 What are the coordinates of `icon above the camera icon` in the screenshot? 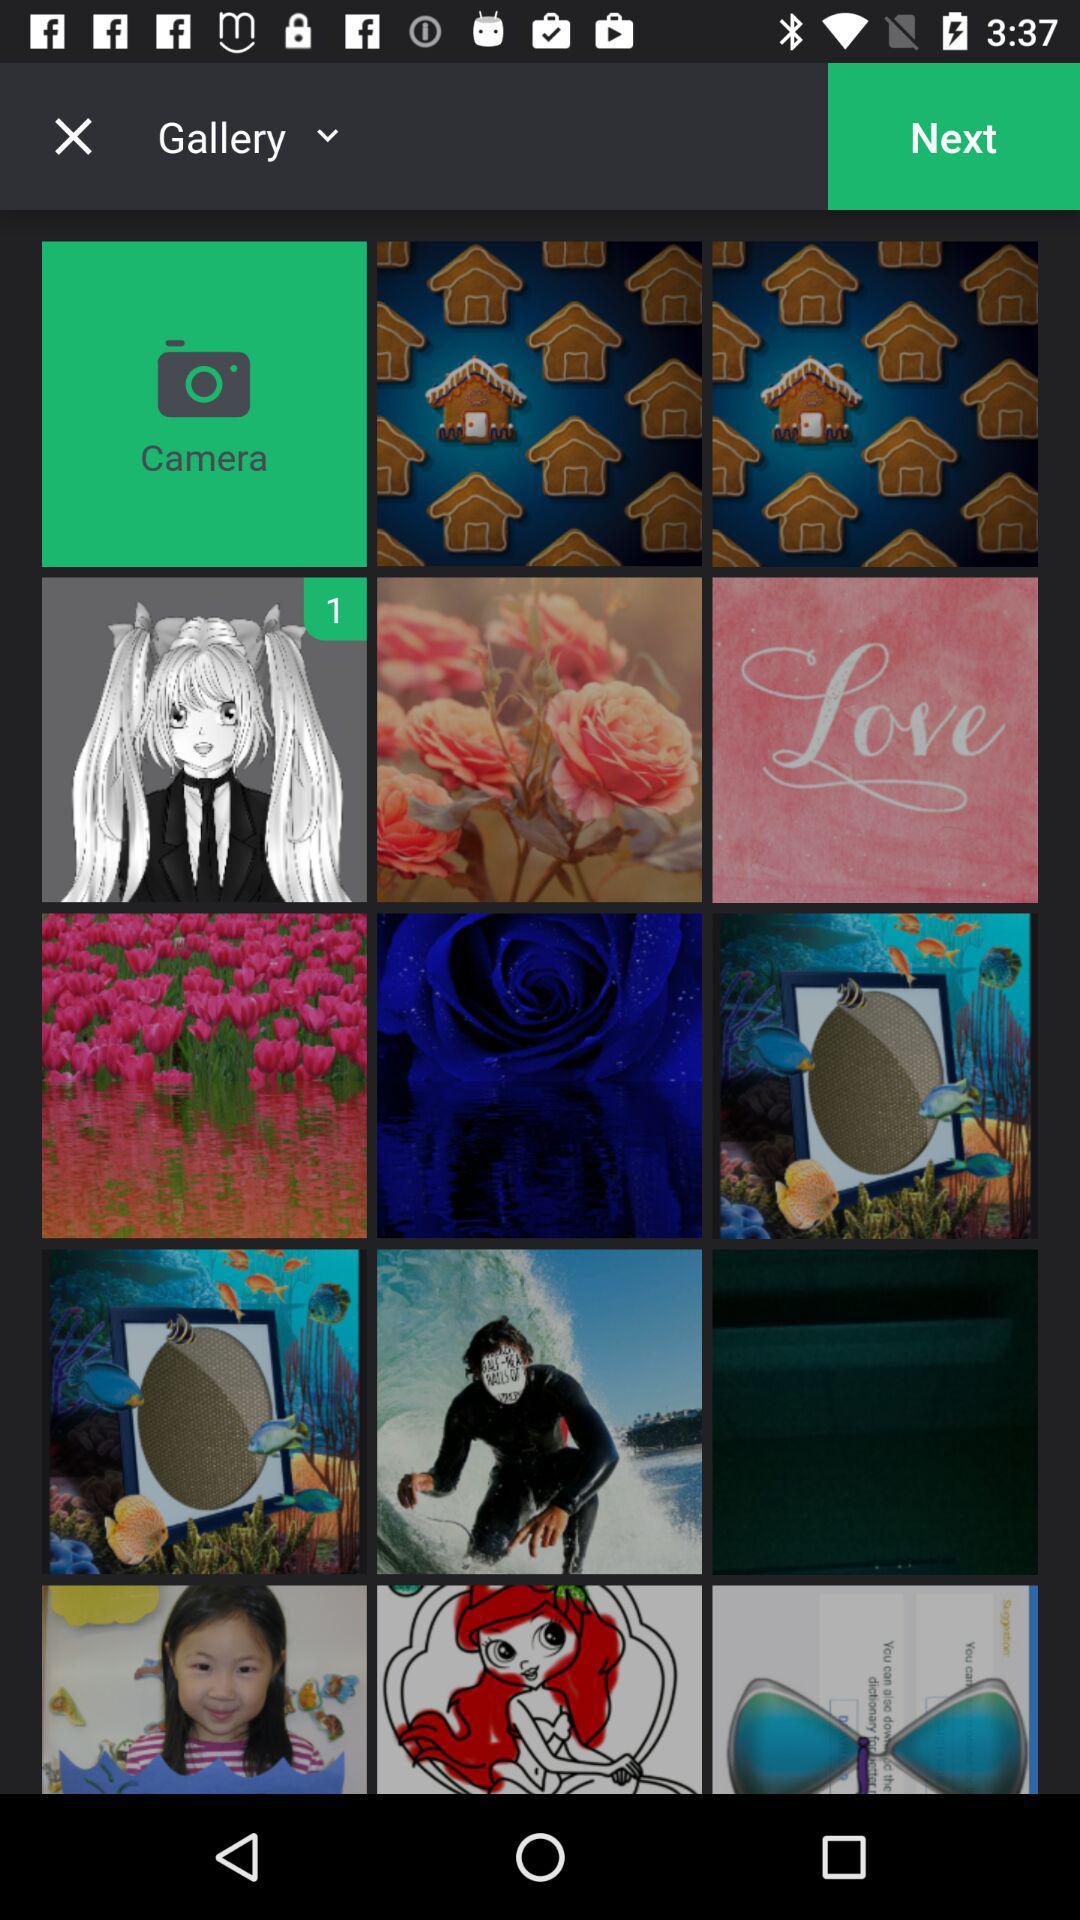 It's located at (72, 135).